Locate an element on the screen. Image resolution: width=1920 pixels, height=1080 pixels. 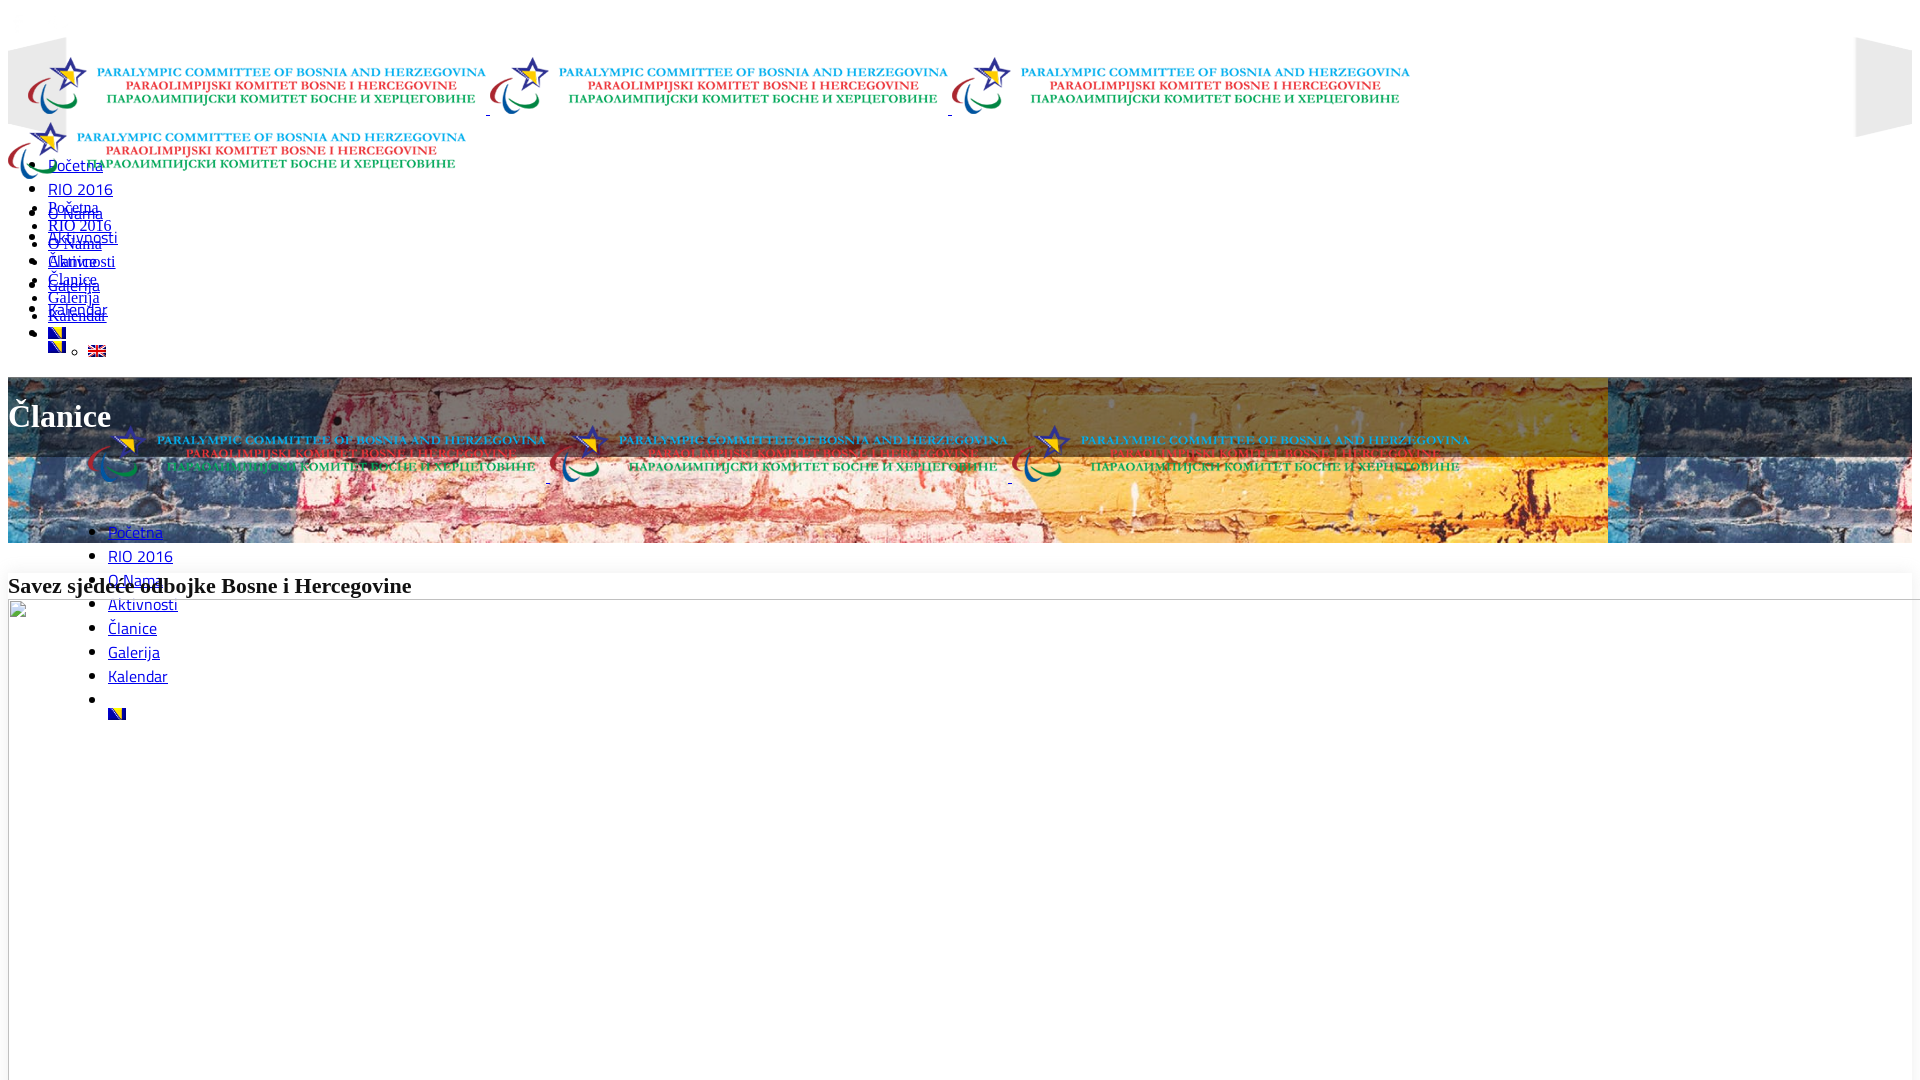
'RIO 2016' is located at coordinates (48, 225).